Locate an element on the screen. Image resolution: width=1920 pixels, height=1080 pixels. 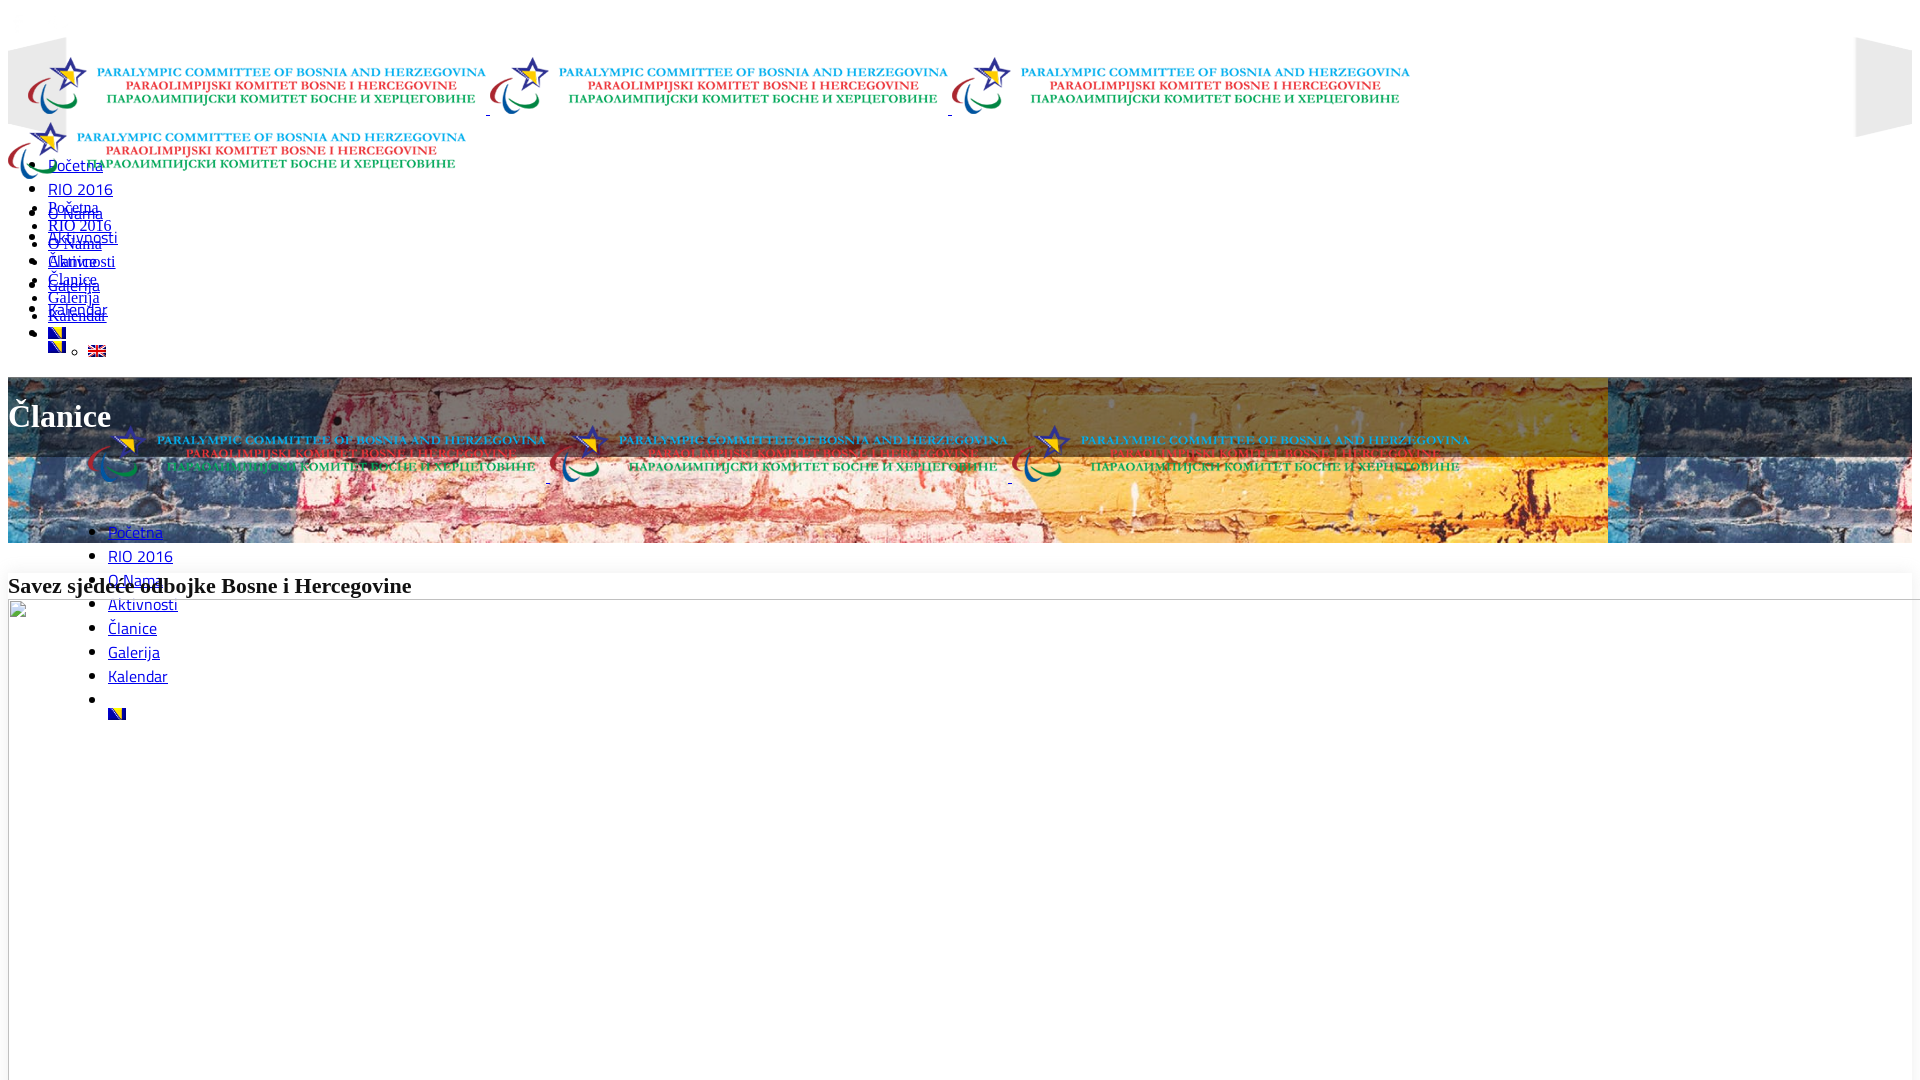
'RIO 2016' is located at coordinates (48, 225).